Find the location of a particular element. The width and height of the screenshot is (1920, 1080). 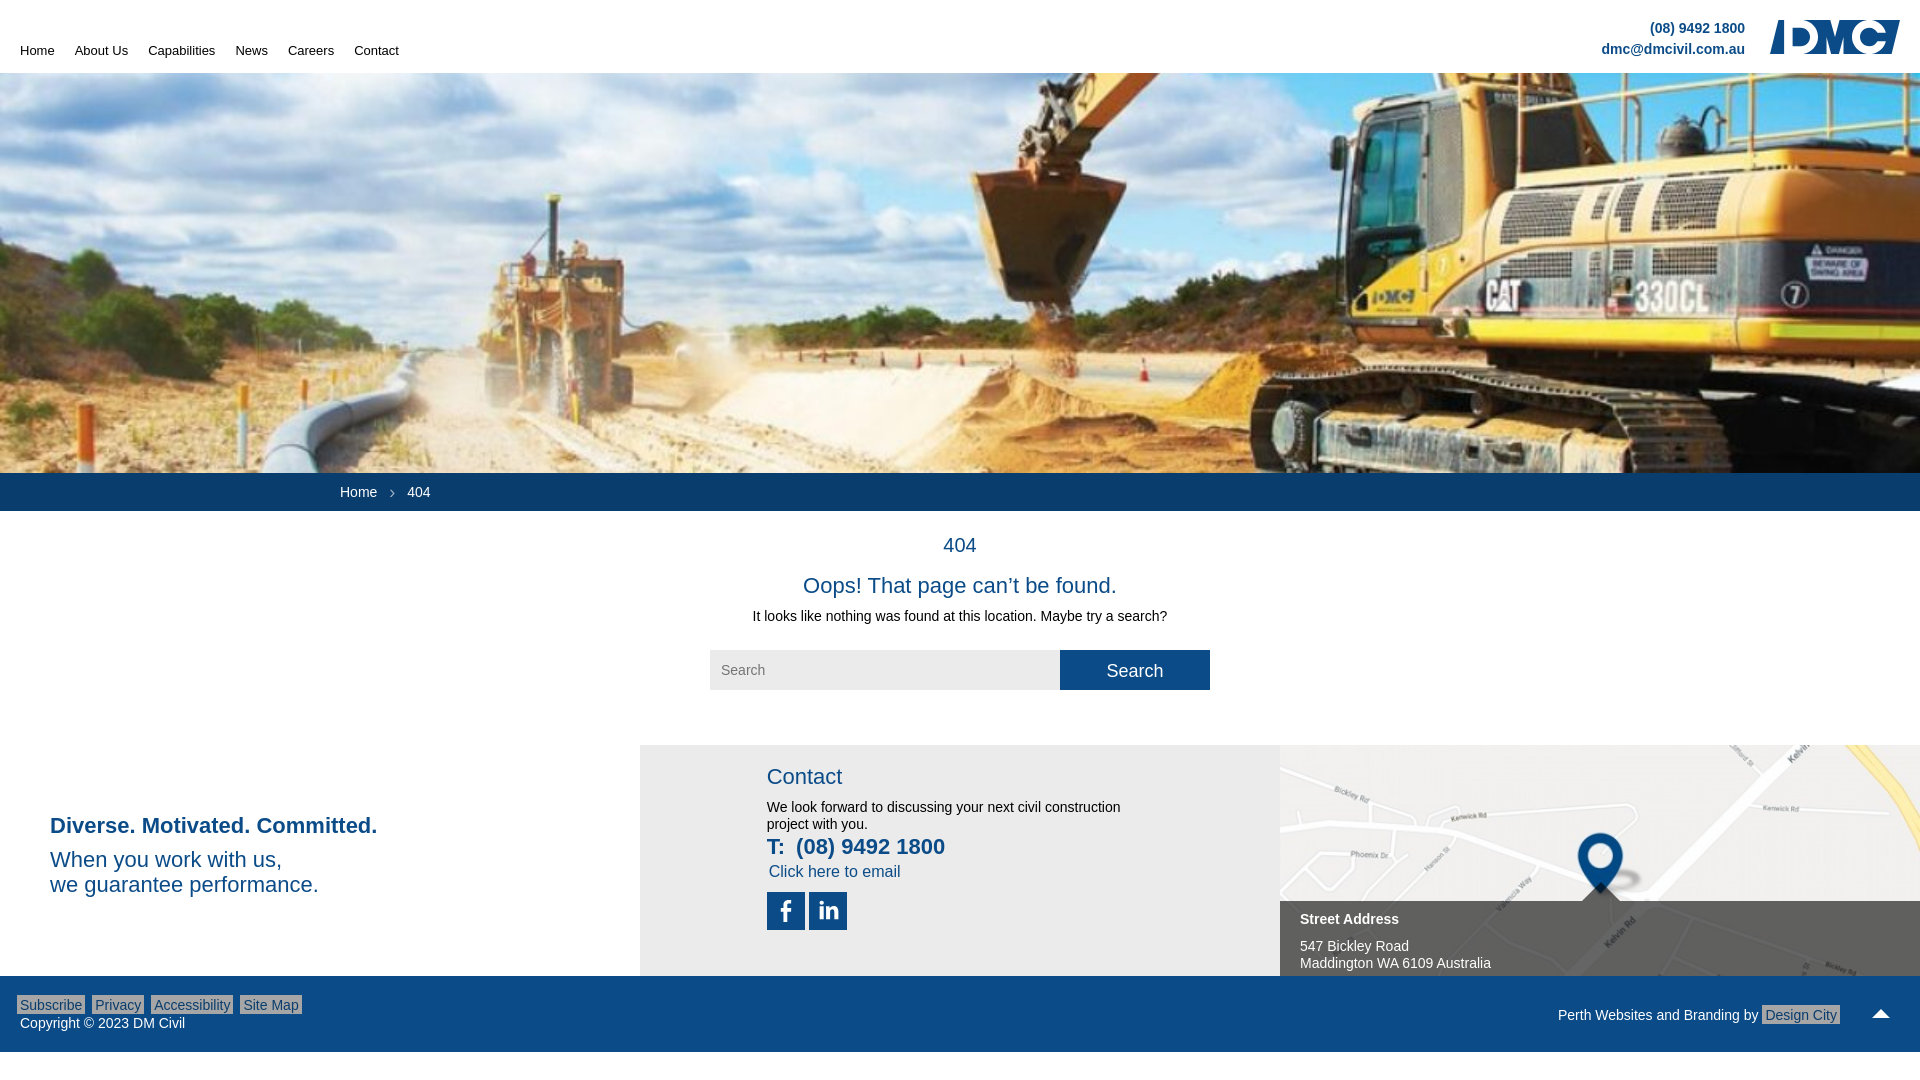

'Subscribe' is located at coordinates (51, 1004).